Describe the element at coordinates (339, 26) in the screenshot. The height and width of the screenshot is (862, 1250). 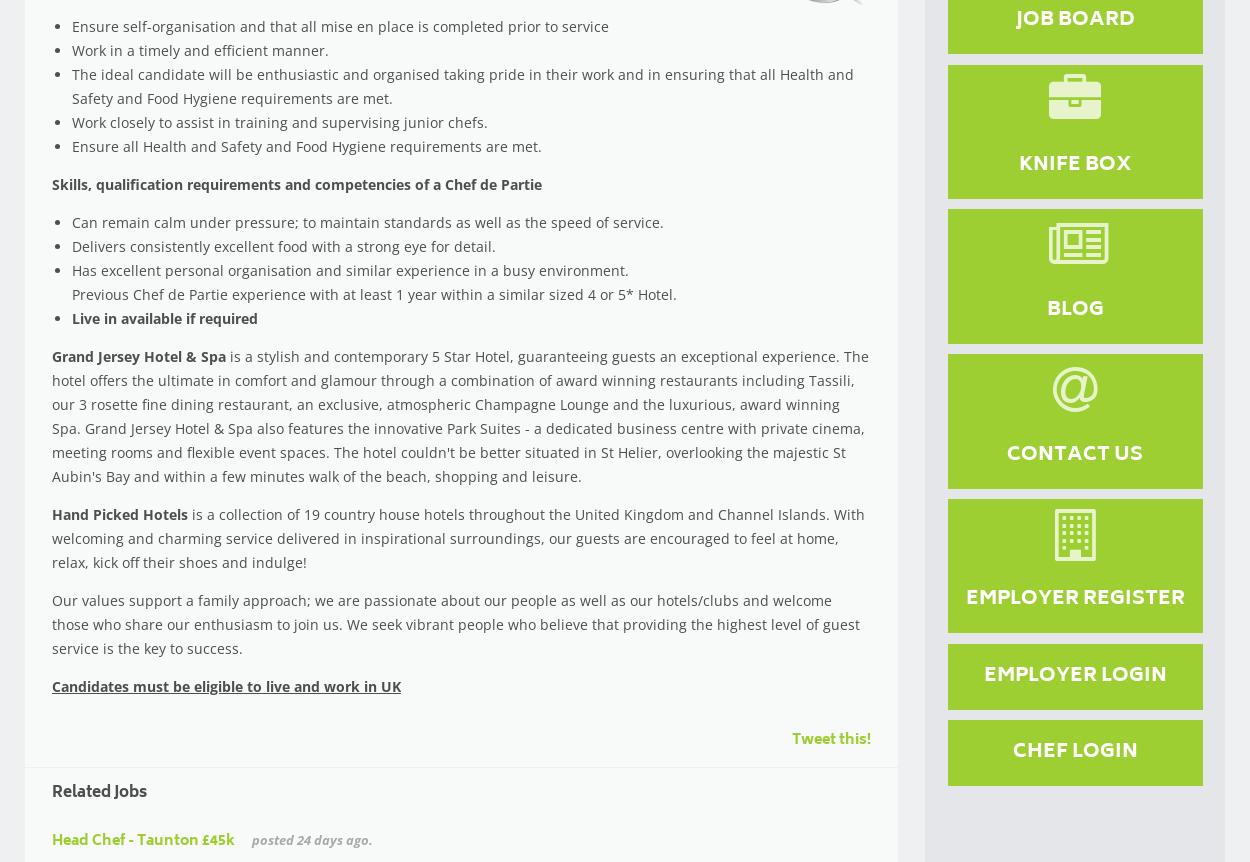
I see `'Ensure self-organisation and that all mise en place is completed prior to service'` at that location.